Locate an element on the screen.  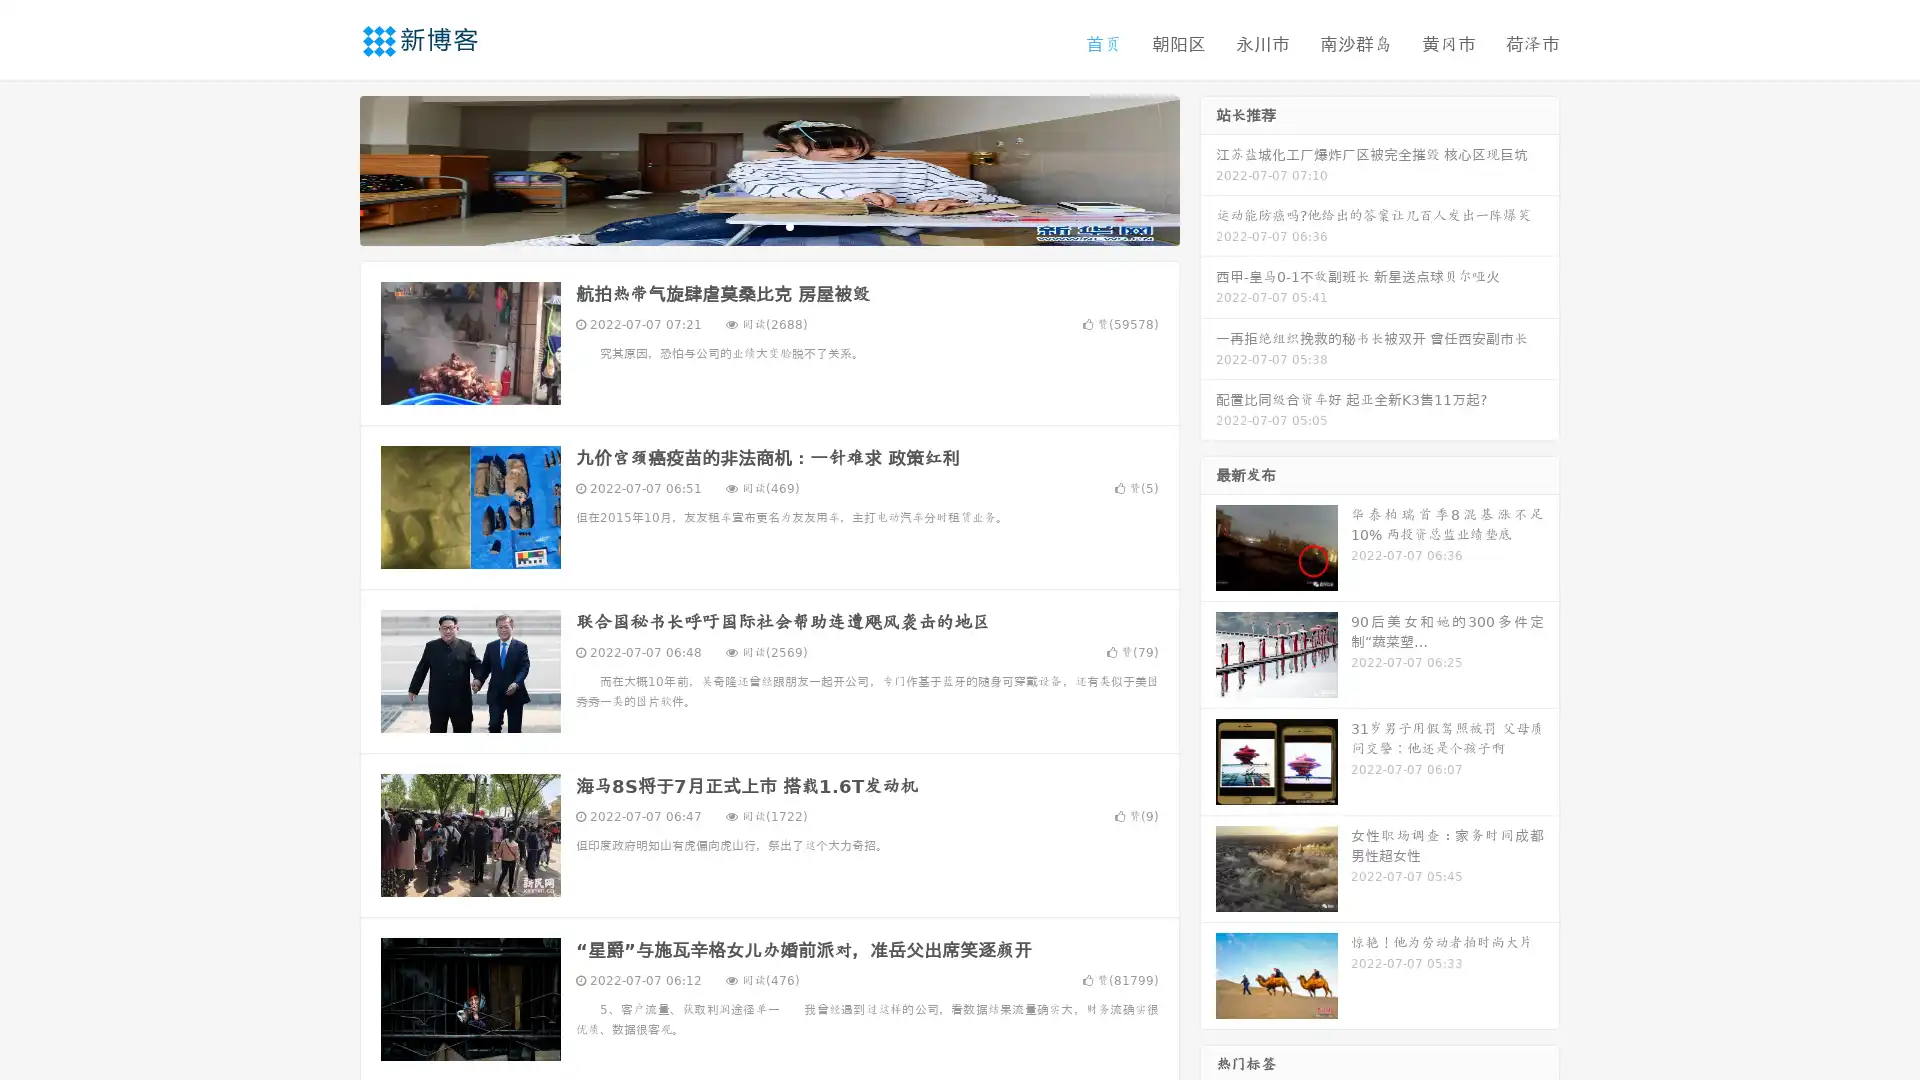
Previous slide is located at coordinates (330, 168).